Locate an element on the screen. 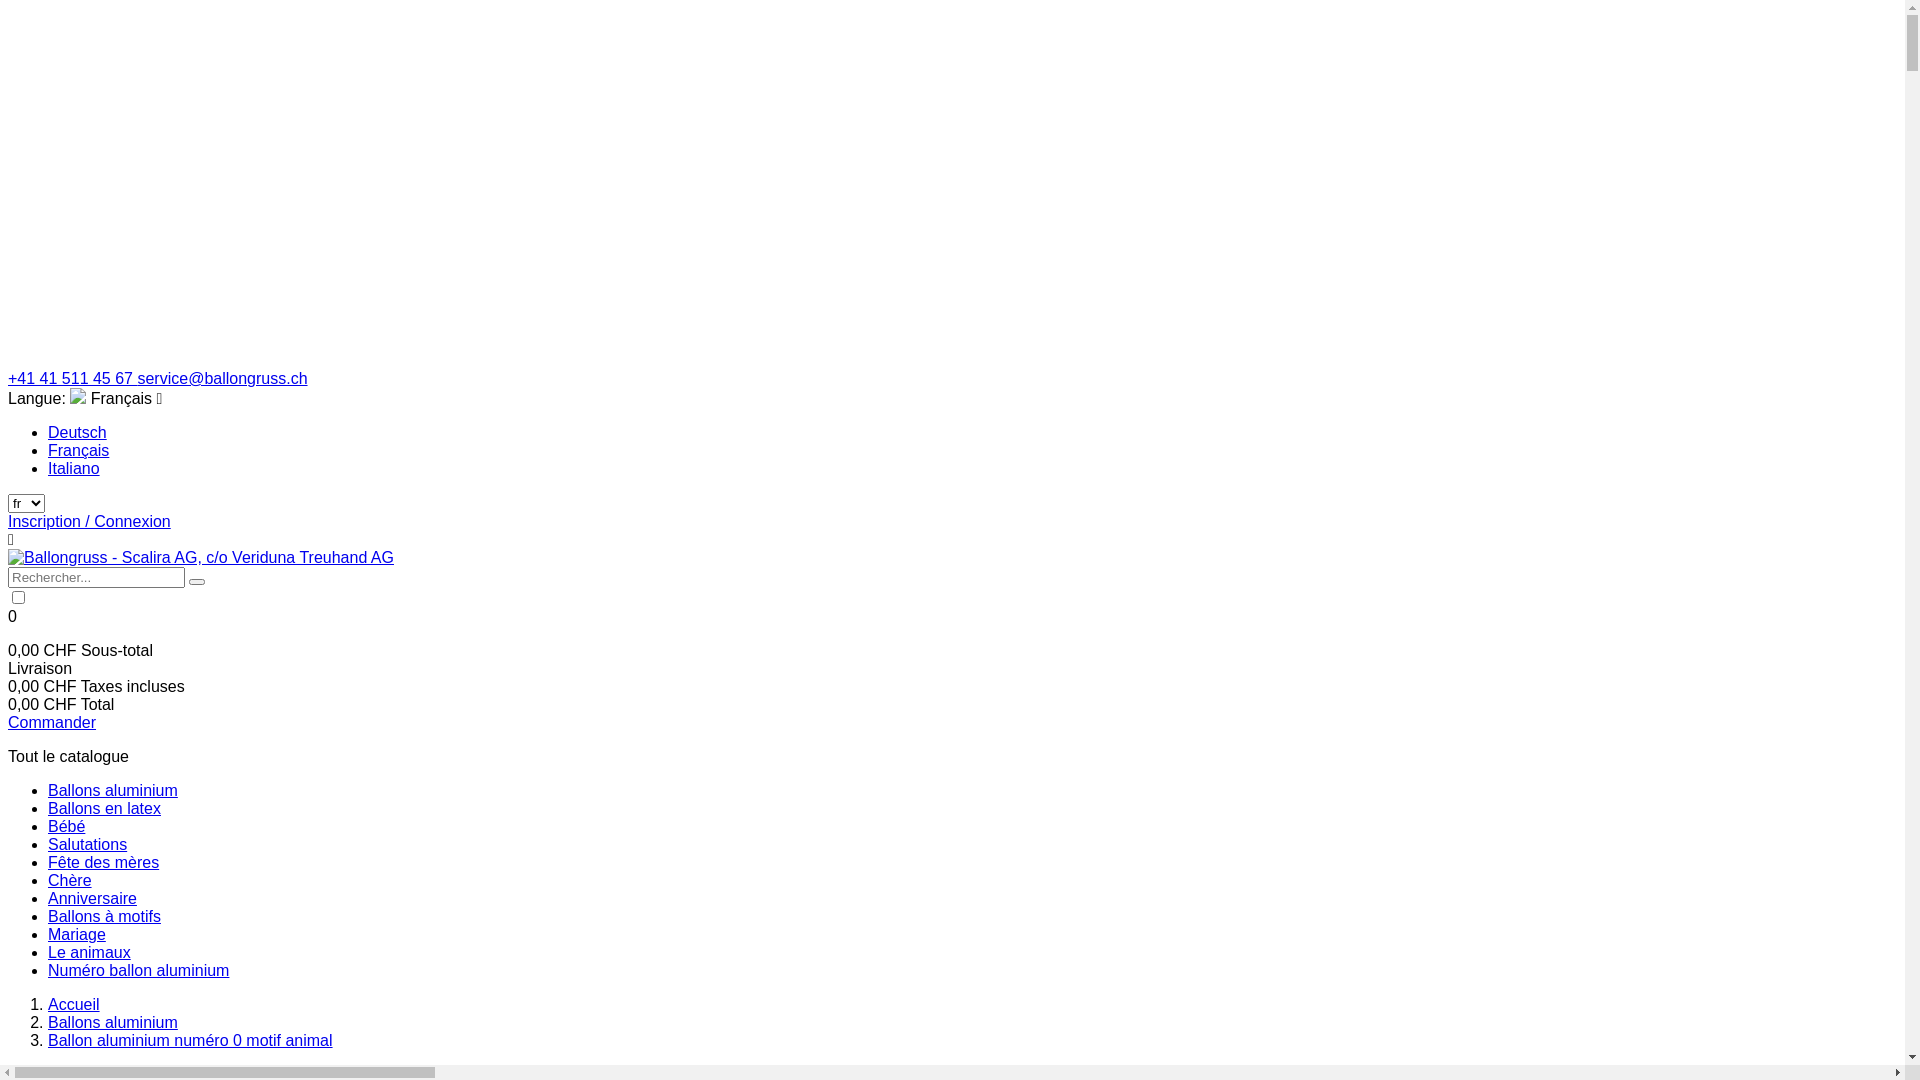 The width and height of the screenshot is (1920, 1080). 'Inscription / Connexion' is located at coordinates (88, 520).